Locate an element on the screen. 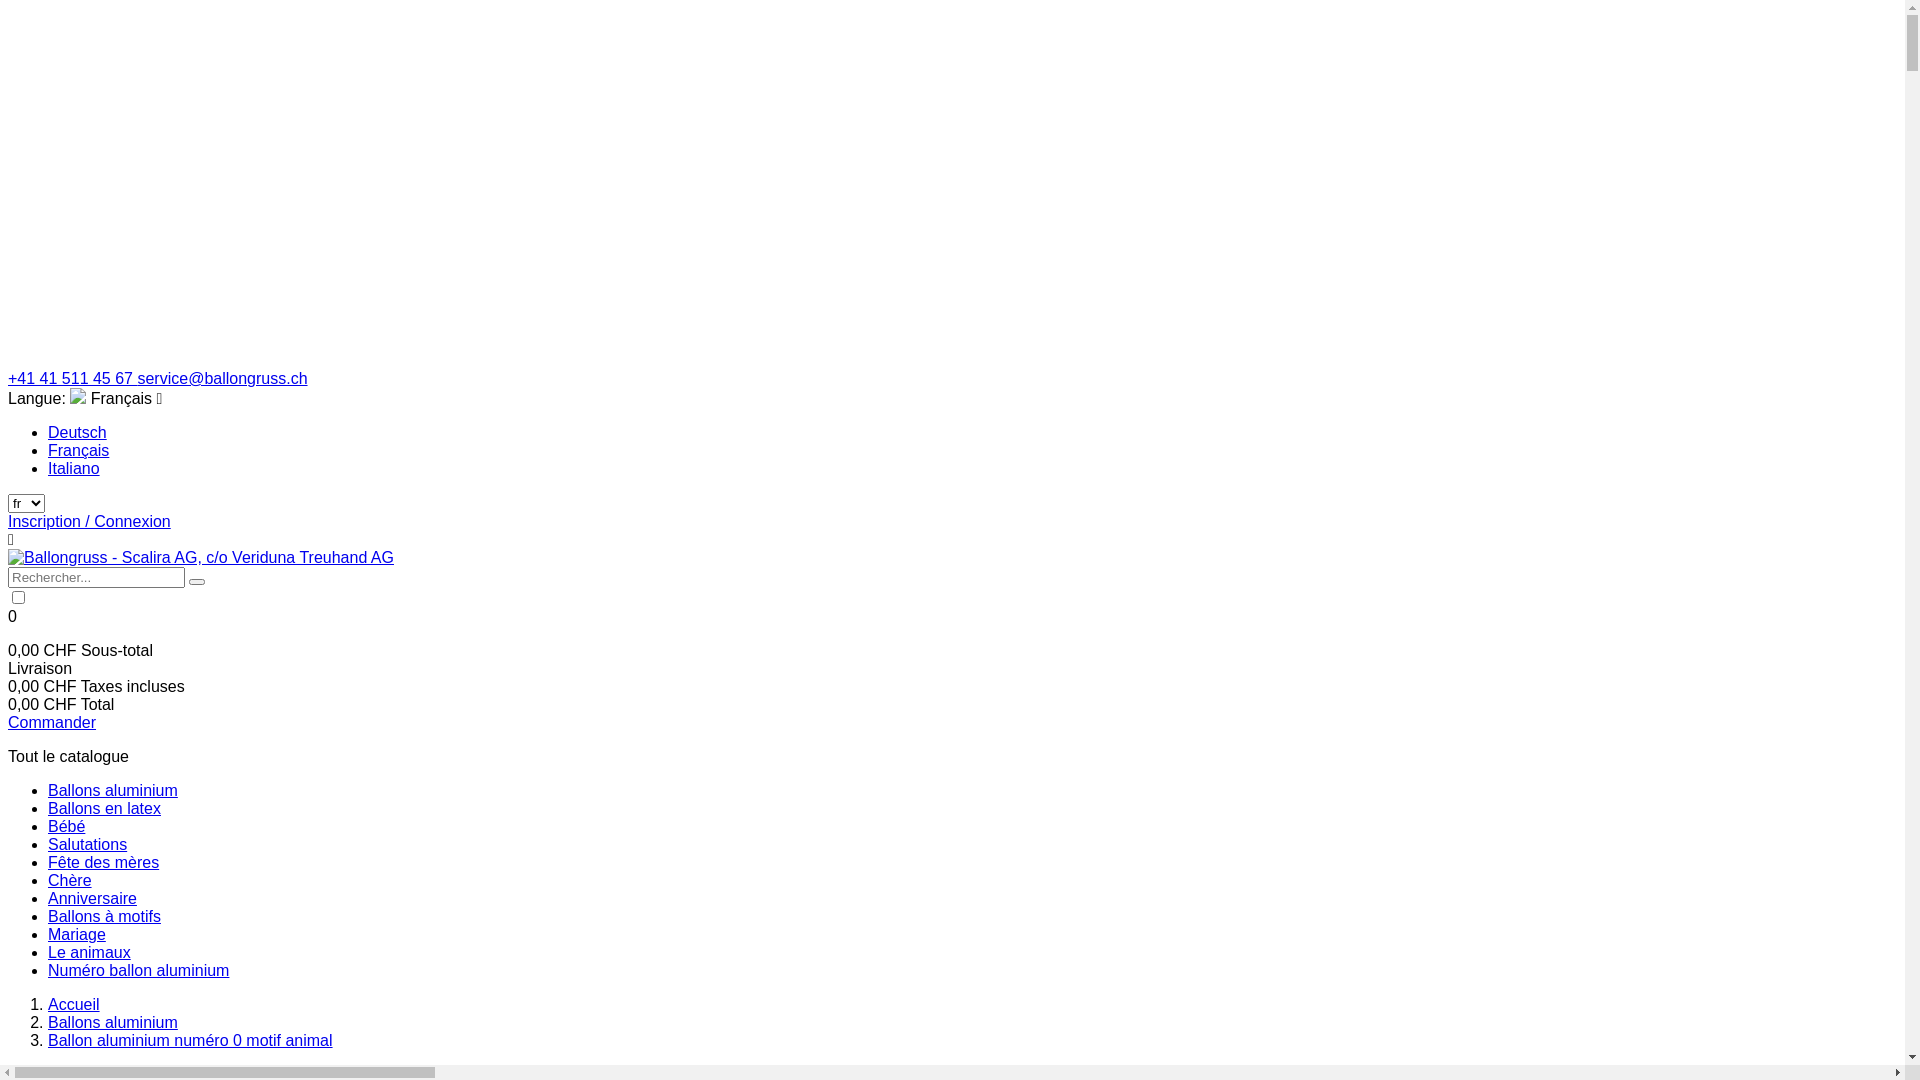 The width and height of the screenshot is (1920, 1080). 'Inscription / Connexion' is located at coordinates (88, 520).